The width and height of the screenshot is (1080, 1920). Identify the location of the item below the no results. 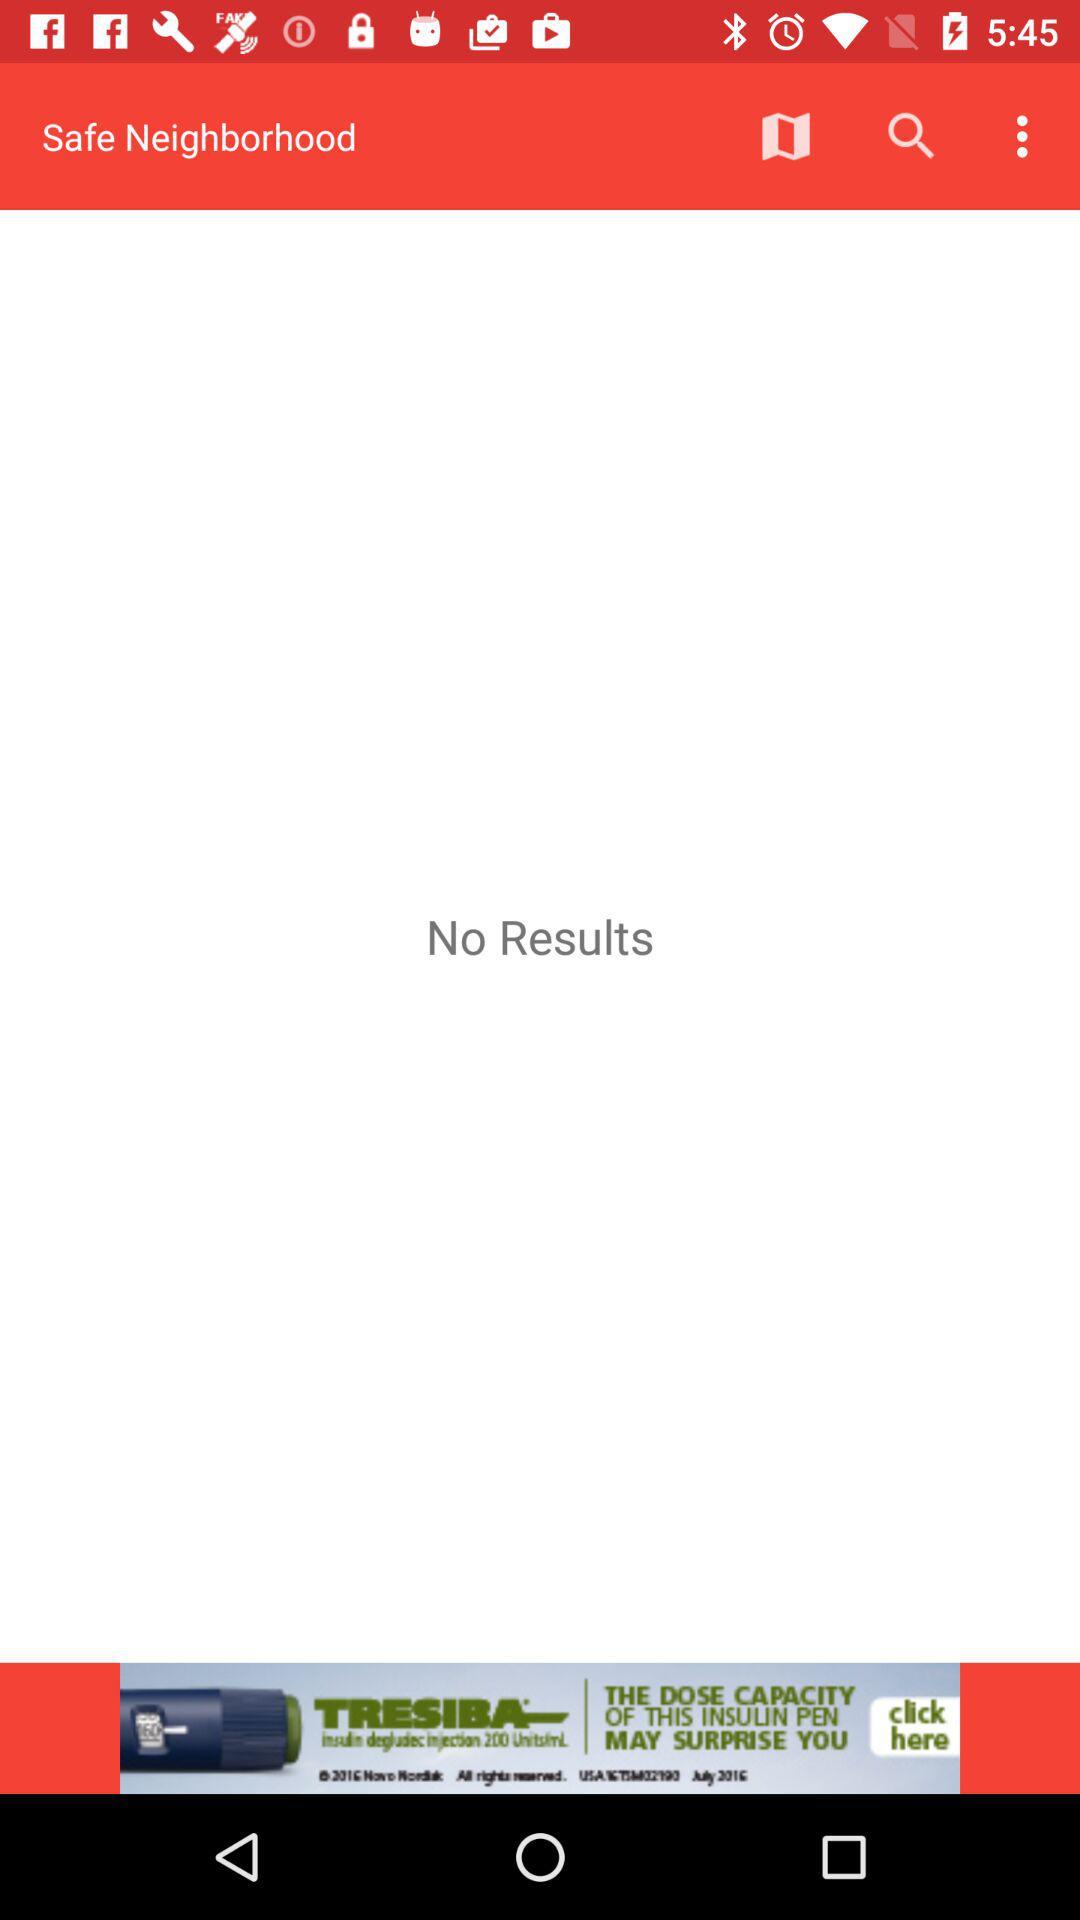
(540, 1727).